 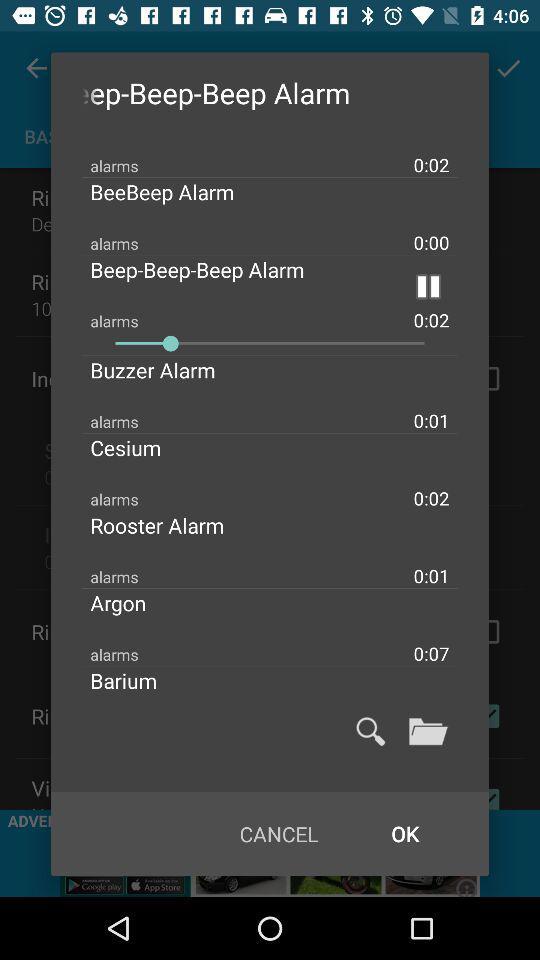 What do you see at coordinates (427, 730) in the screenshot?
I see `browse your files` at bounding box center [427, 730].